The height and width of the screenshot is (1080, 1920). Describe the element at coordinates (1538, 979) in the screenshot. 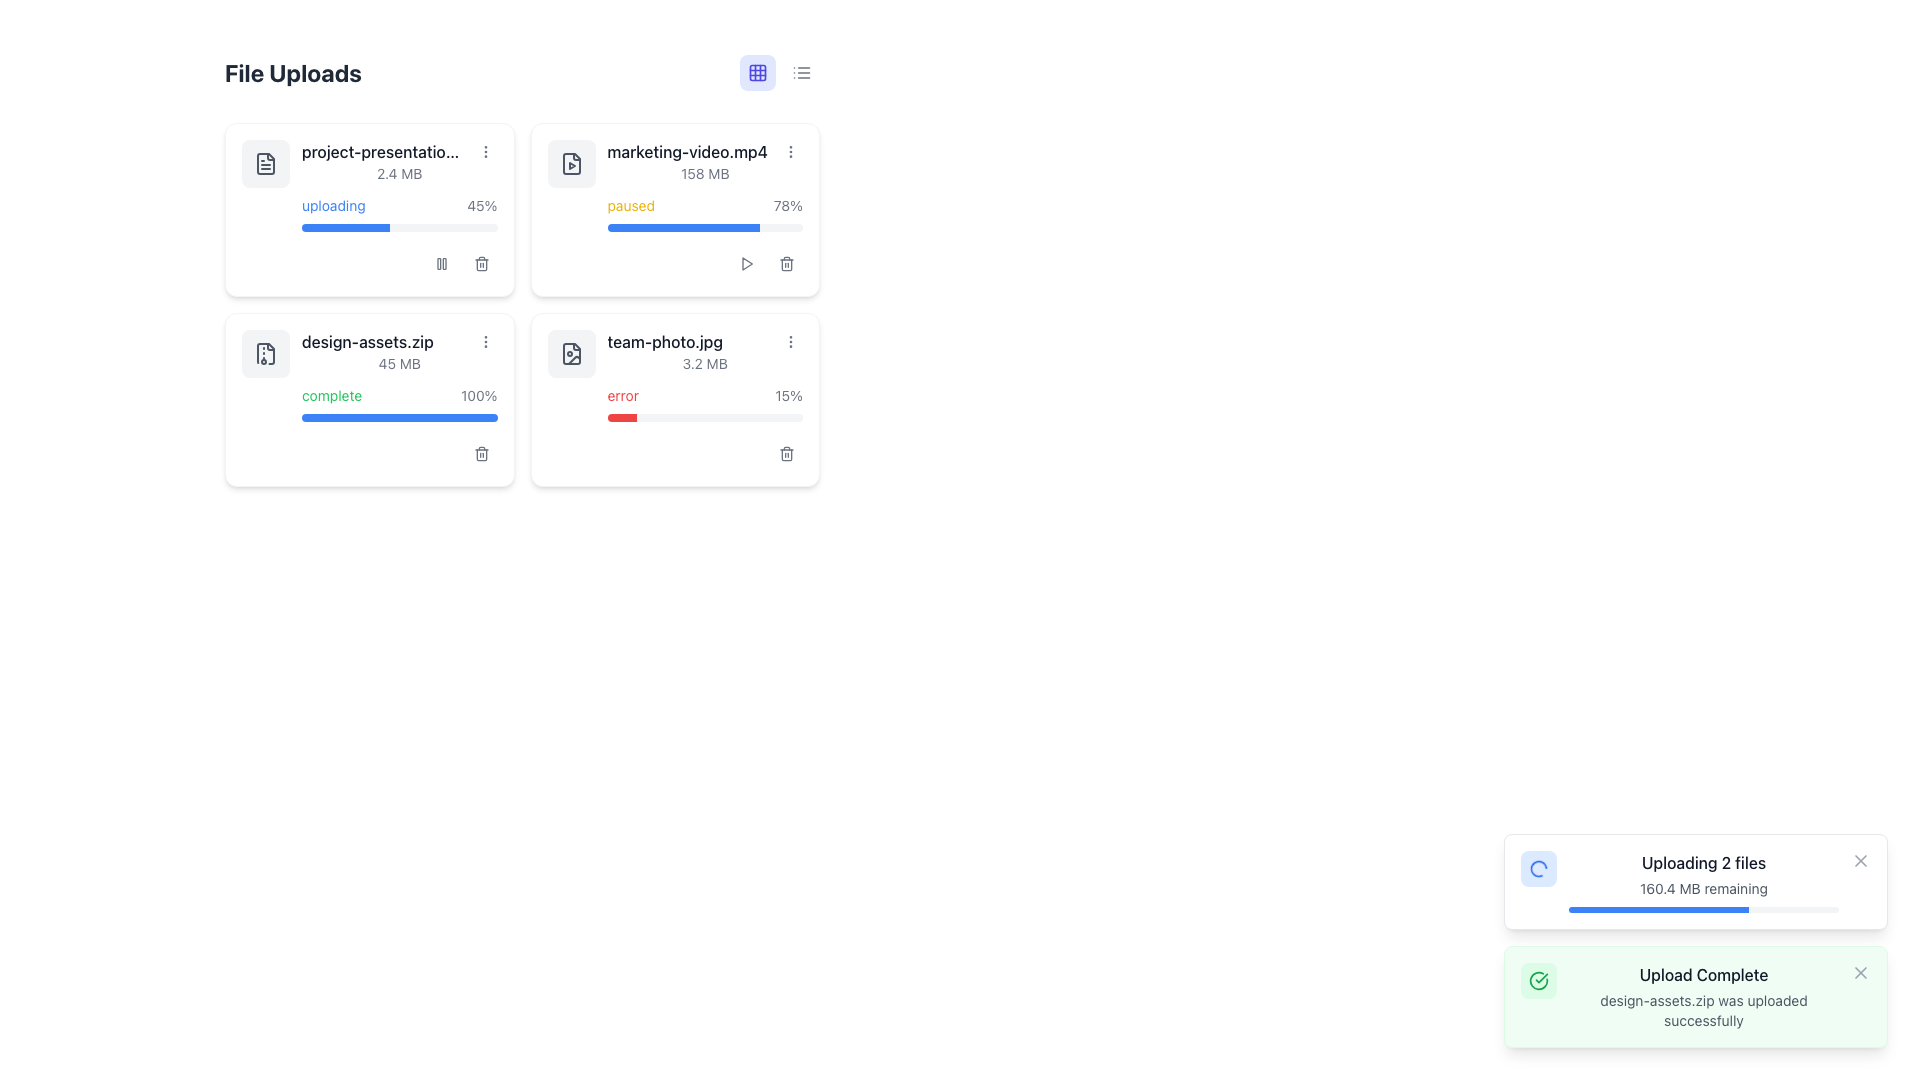

I see `the circular green checkmark icon located in the bottom notification area next to the 'Upload Complete' message` at that location.